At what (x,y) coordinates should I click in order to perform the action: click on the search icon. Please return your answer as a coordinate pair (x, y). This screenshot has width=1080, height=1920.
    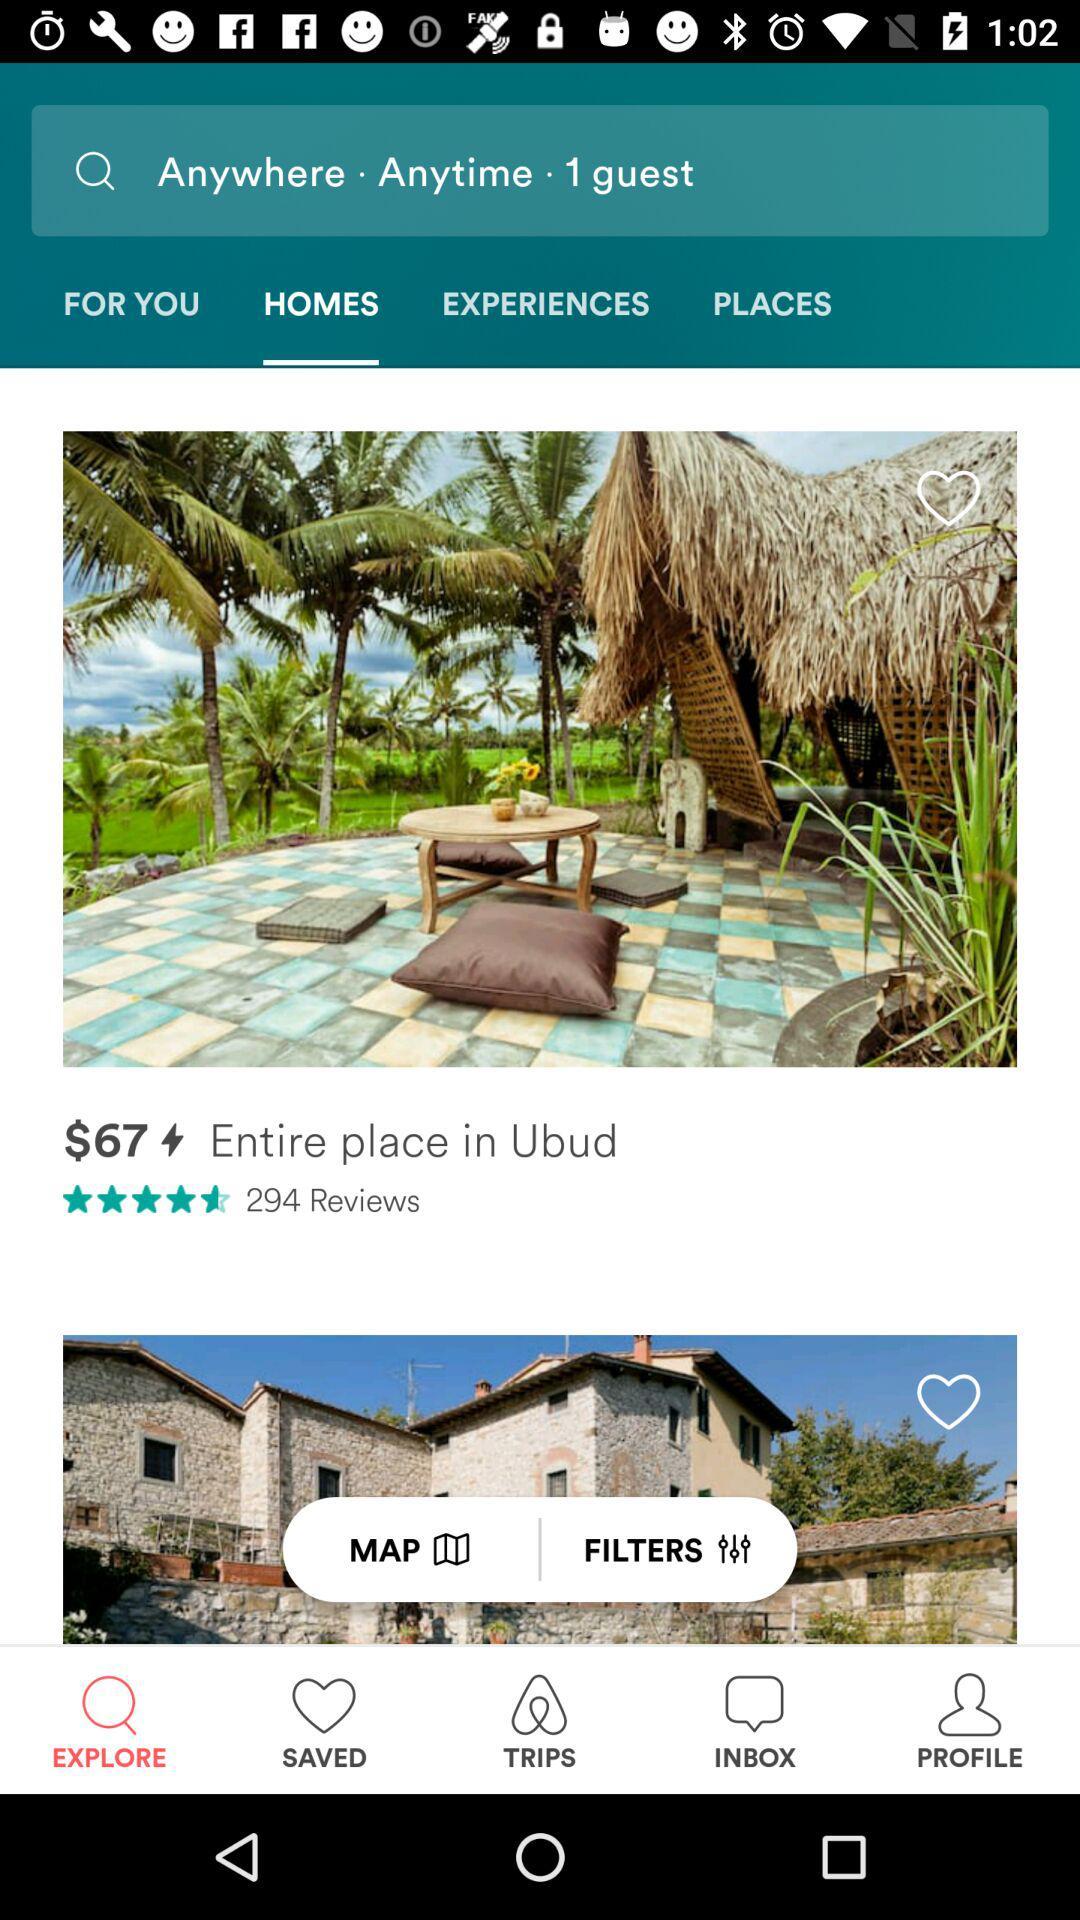
    Looking at the image, I should click on (94, 170).